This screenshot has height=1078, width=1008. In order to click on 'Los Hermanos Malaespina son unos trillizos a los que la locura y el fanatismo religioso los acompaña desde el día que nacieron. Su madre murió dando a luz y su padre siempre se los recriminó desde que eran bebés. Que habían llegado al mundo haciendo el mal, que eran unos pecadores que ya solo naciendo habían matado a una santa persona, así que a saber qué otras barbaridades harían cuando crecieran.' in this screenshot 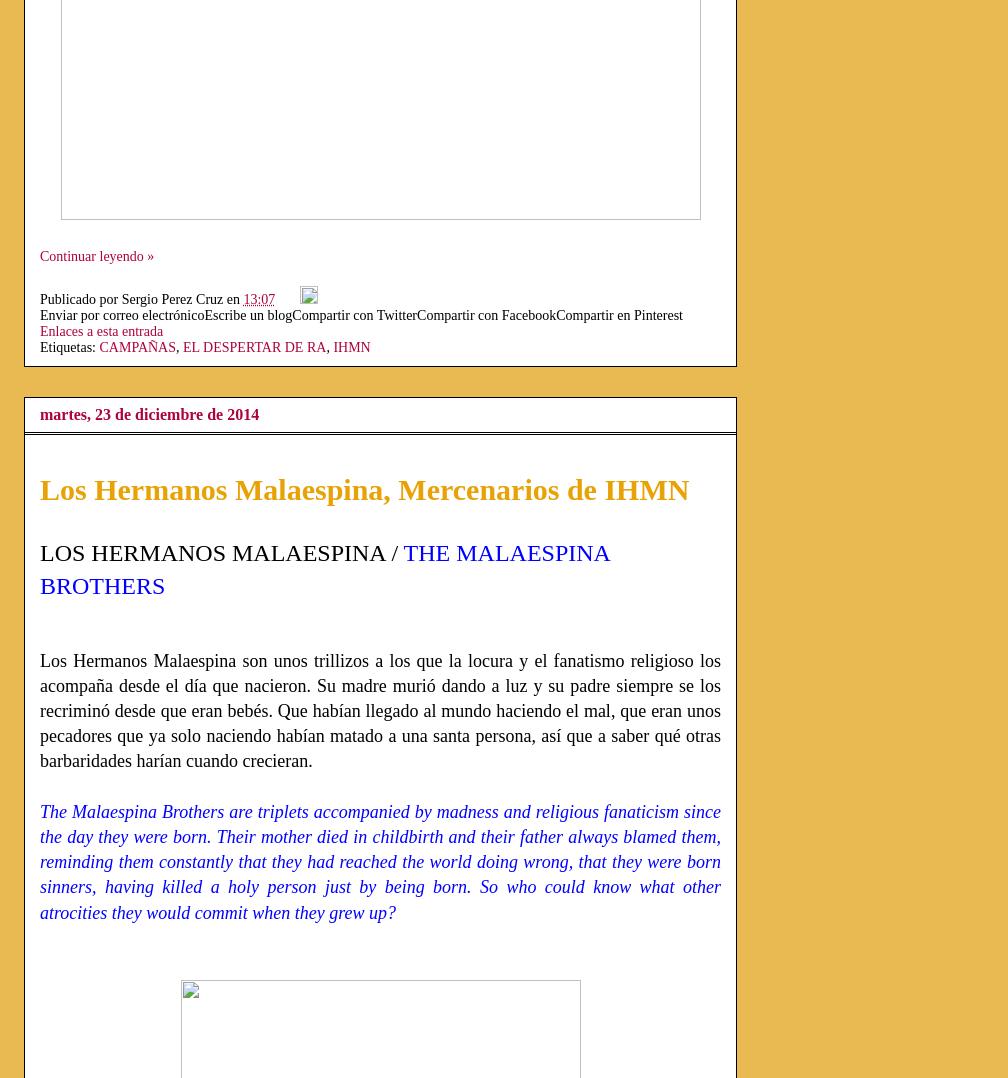, I will do `click(380, 709)`.